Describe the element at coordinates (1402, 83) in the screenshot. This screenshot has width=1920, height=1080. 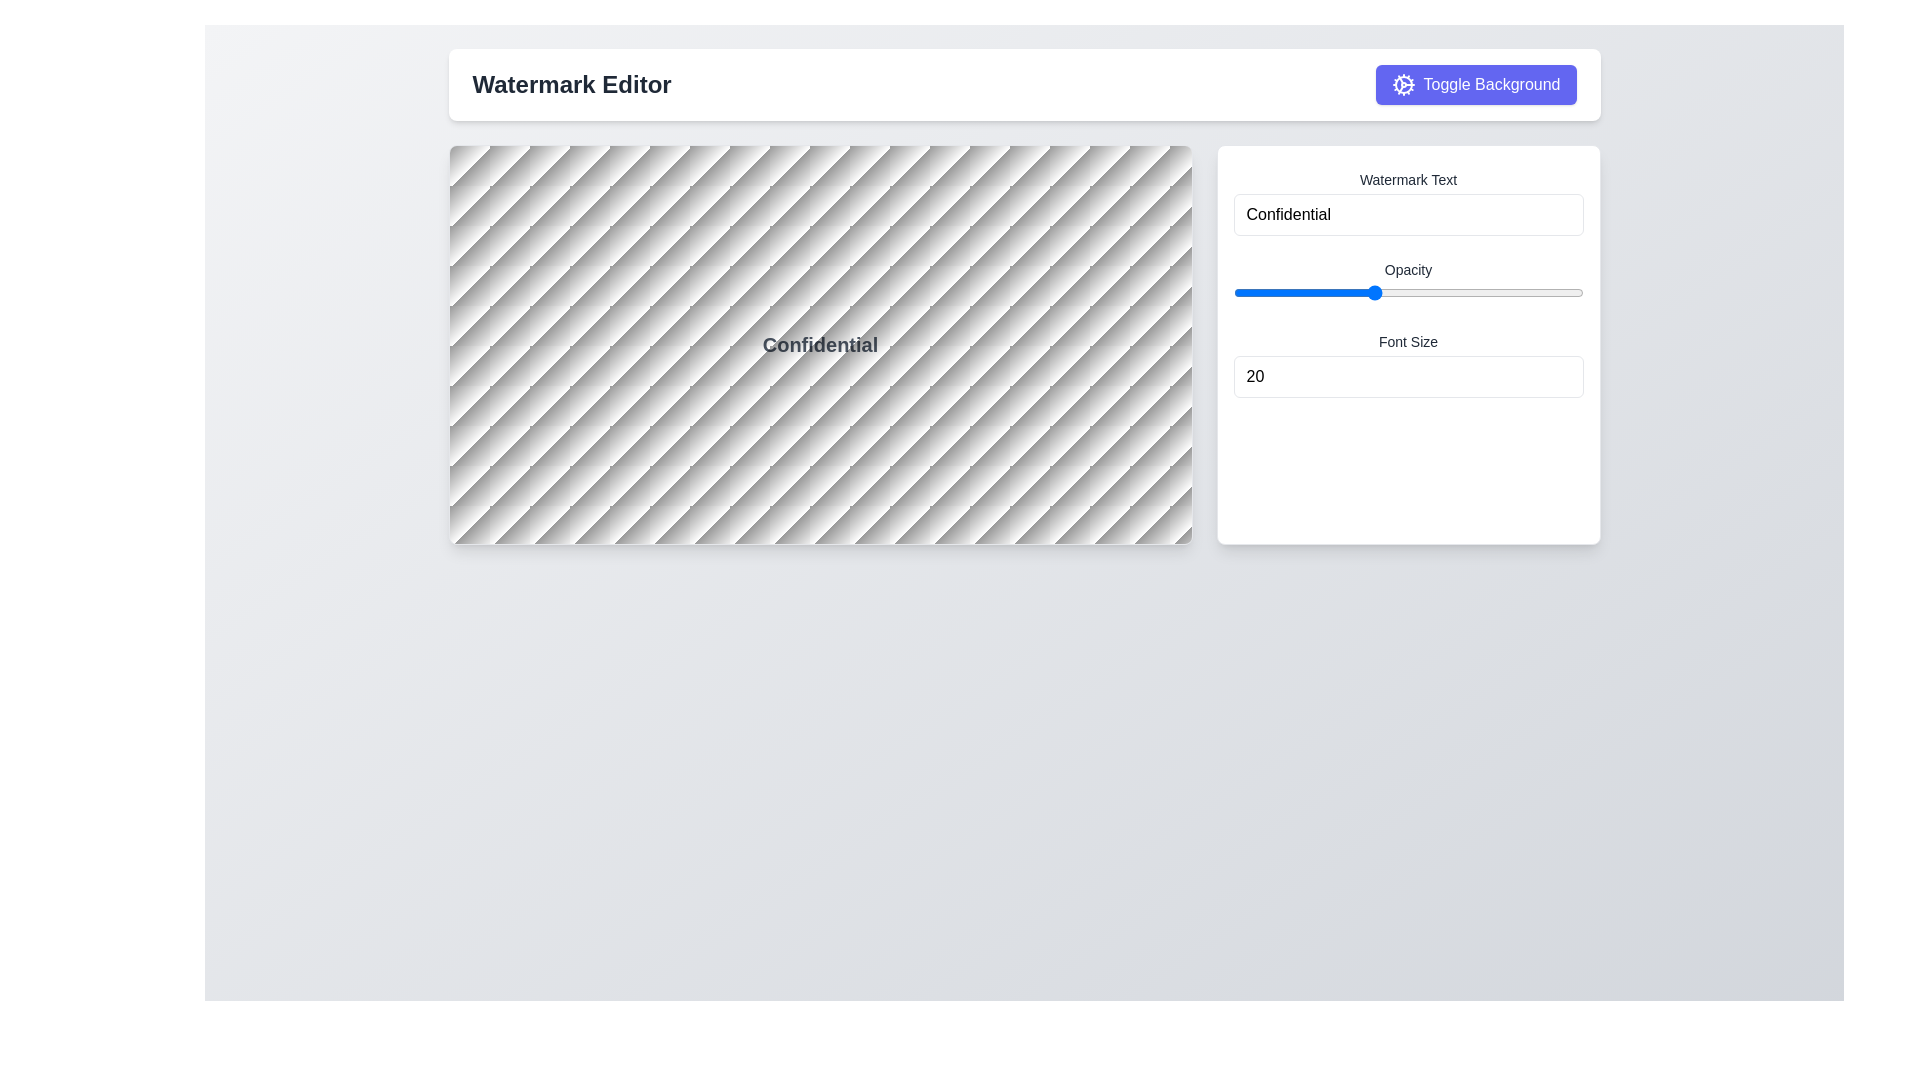
I see `the outermost circle of the cogwheel icon located in the top-right section of the interface, near the 'Toggle Background' button` at that location.